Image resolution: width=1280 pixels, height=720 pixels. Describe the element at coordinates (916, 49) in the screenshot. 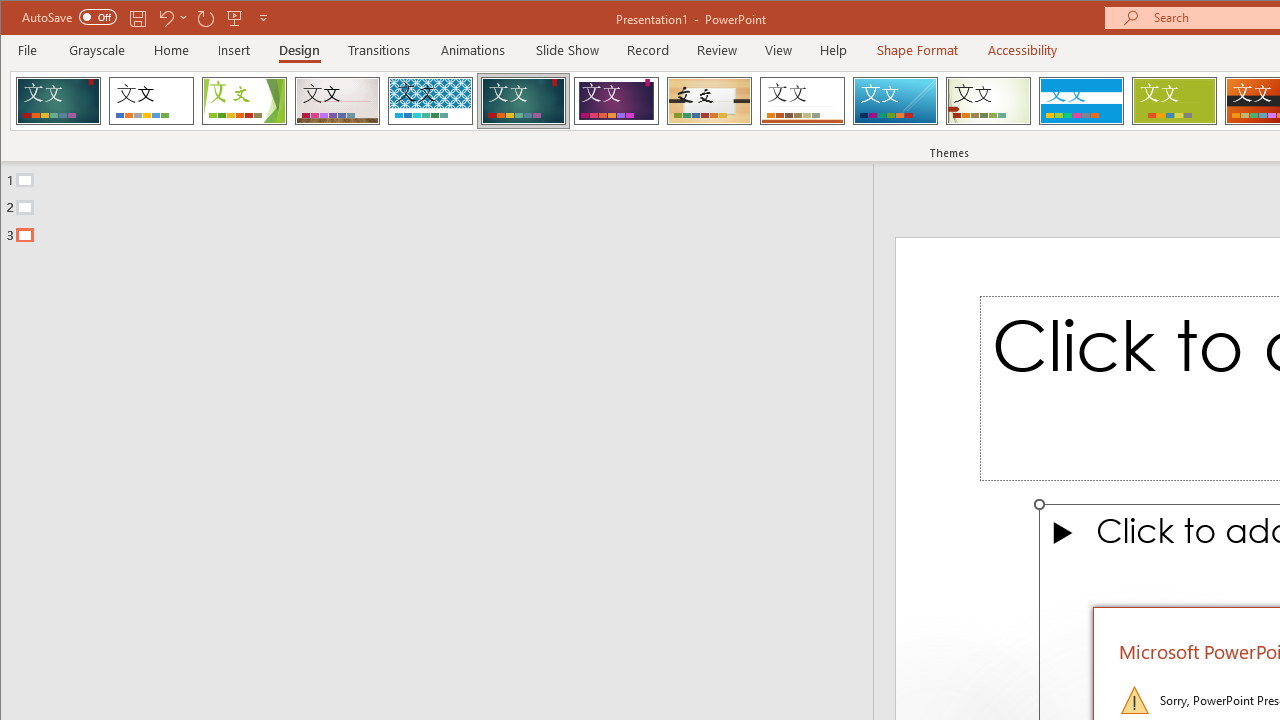

I see `'Shape Format'` at that location.